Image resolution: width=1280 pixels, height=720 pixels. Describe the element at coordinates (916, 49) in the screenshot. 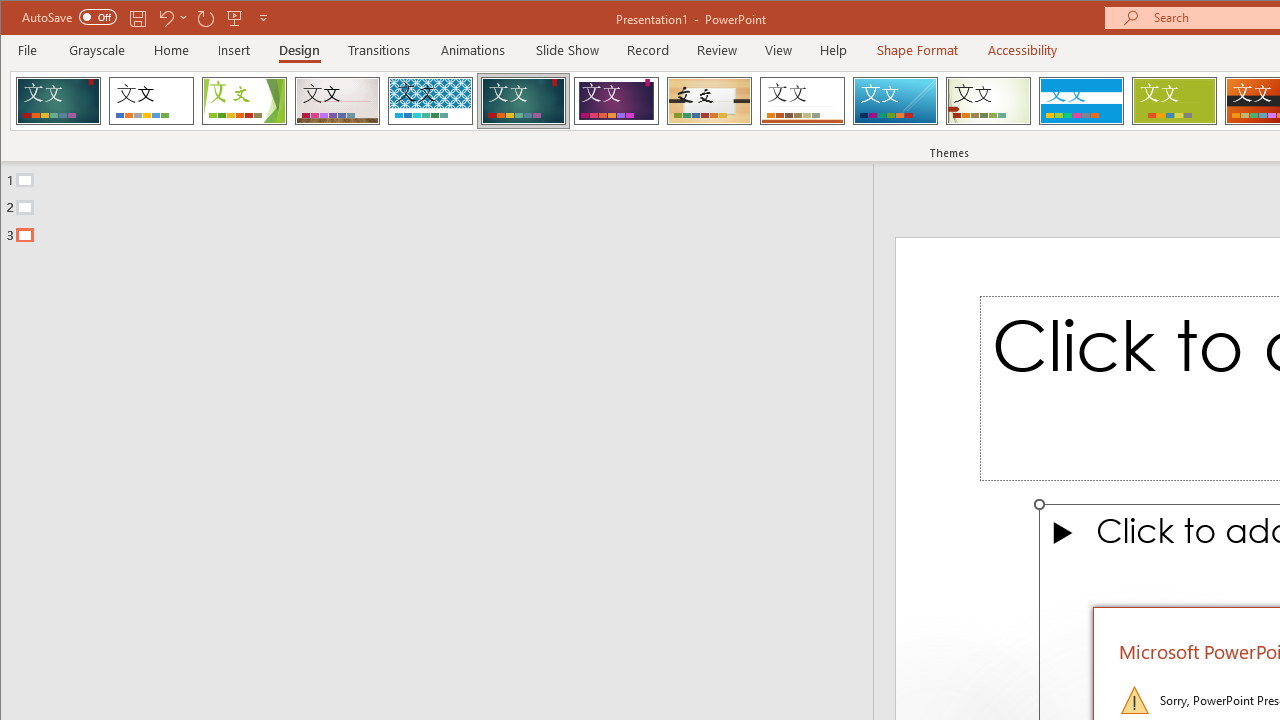

I see `'Shape Format'` at that location.